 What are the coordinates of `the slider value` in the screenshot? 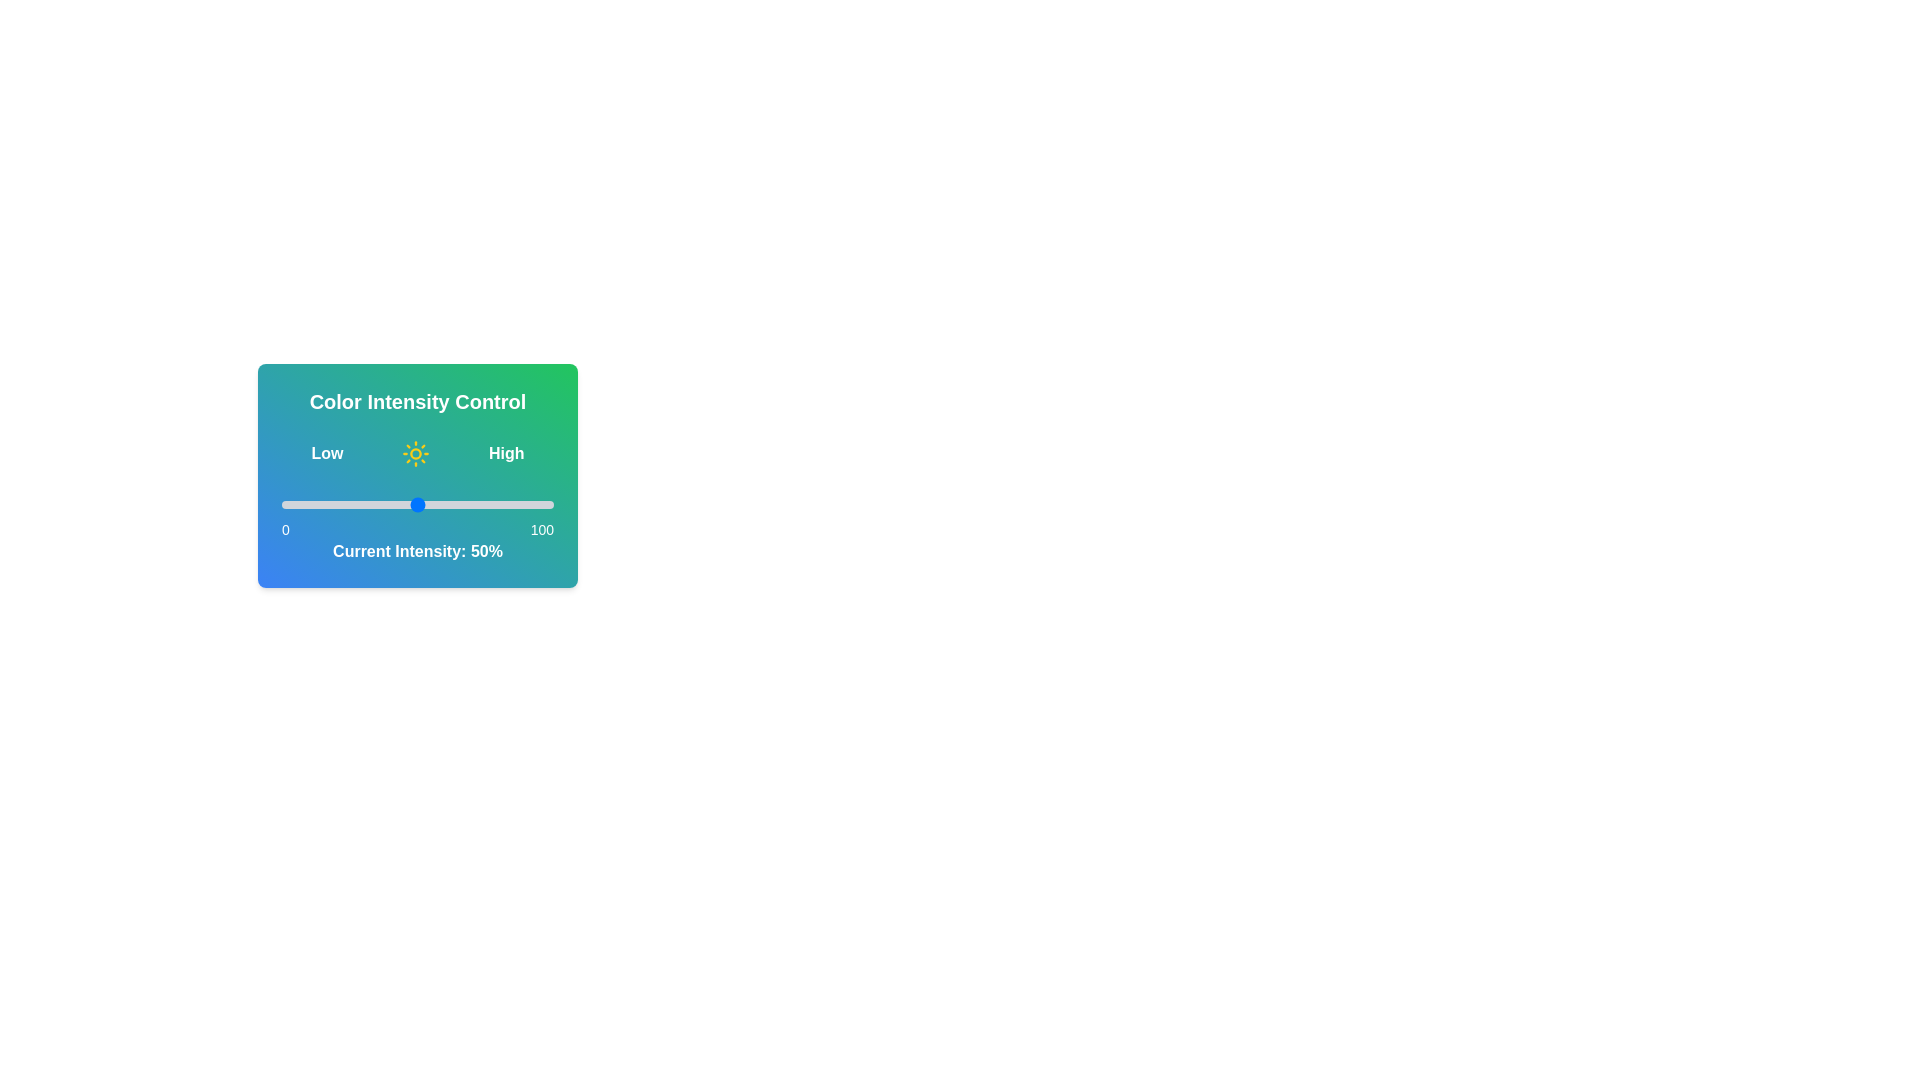 It's located at (435, 504).